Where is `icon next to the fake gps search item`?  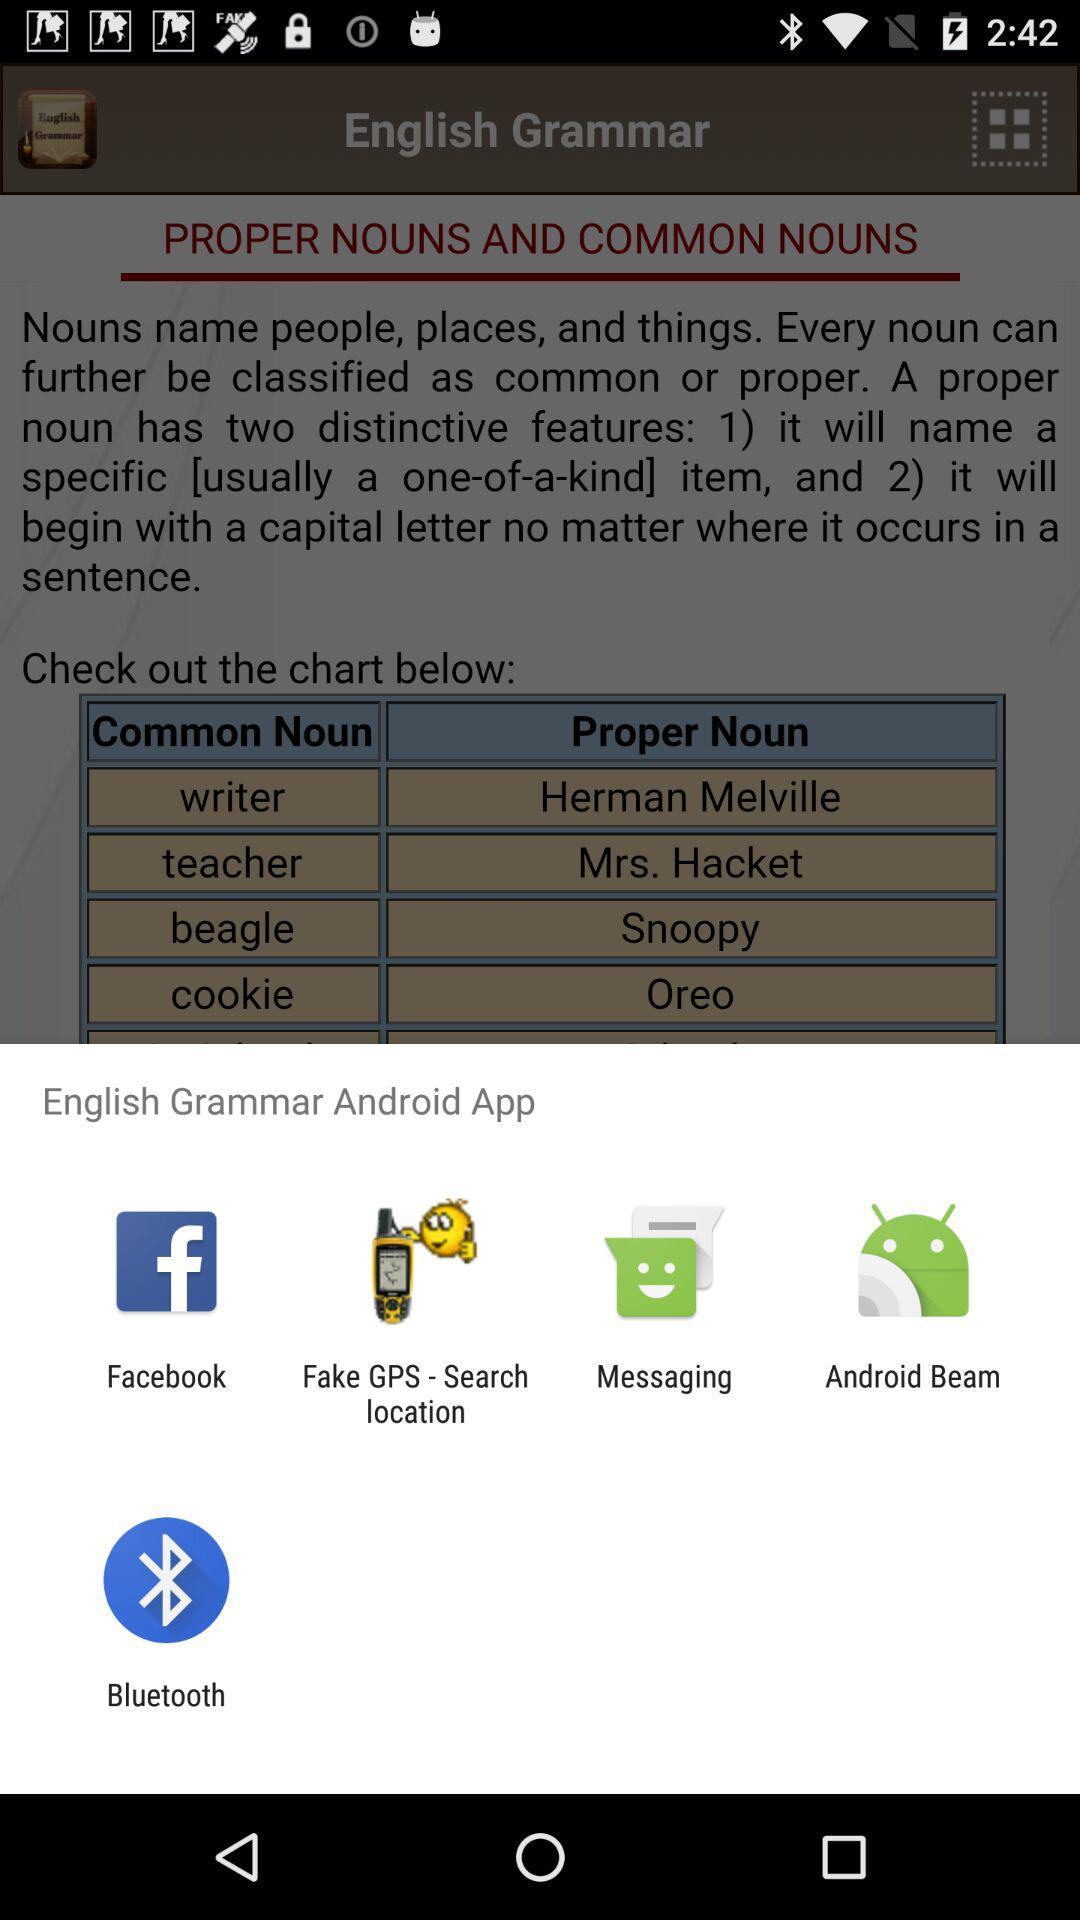 icon next to the fake gps search item is located at coordinates (664, 1392).